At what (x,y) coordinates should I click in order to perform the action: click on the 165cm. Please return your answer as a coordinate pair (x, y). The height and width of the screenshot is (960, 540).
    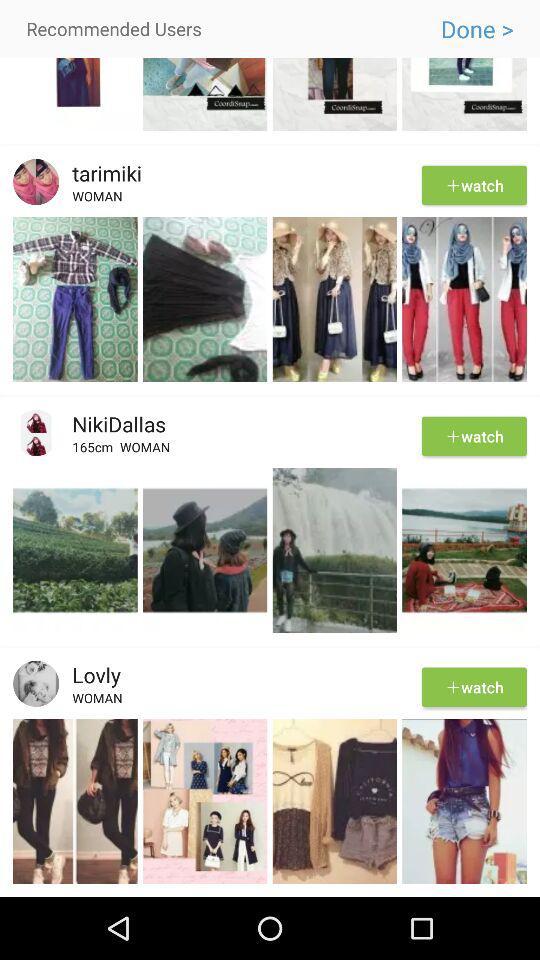
    Looking at the image, I should click on (95, 450).